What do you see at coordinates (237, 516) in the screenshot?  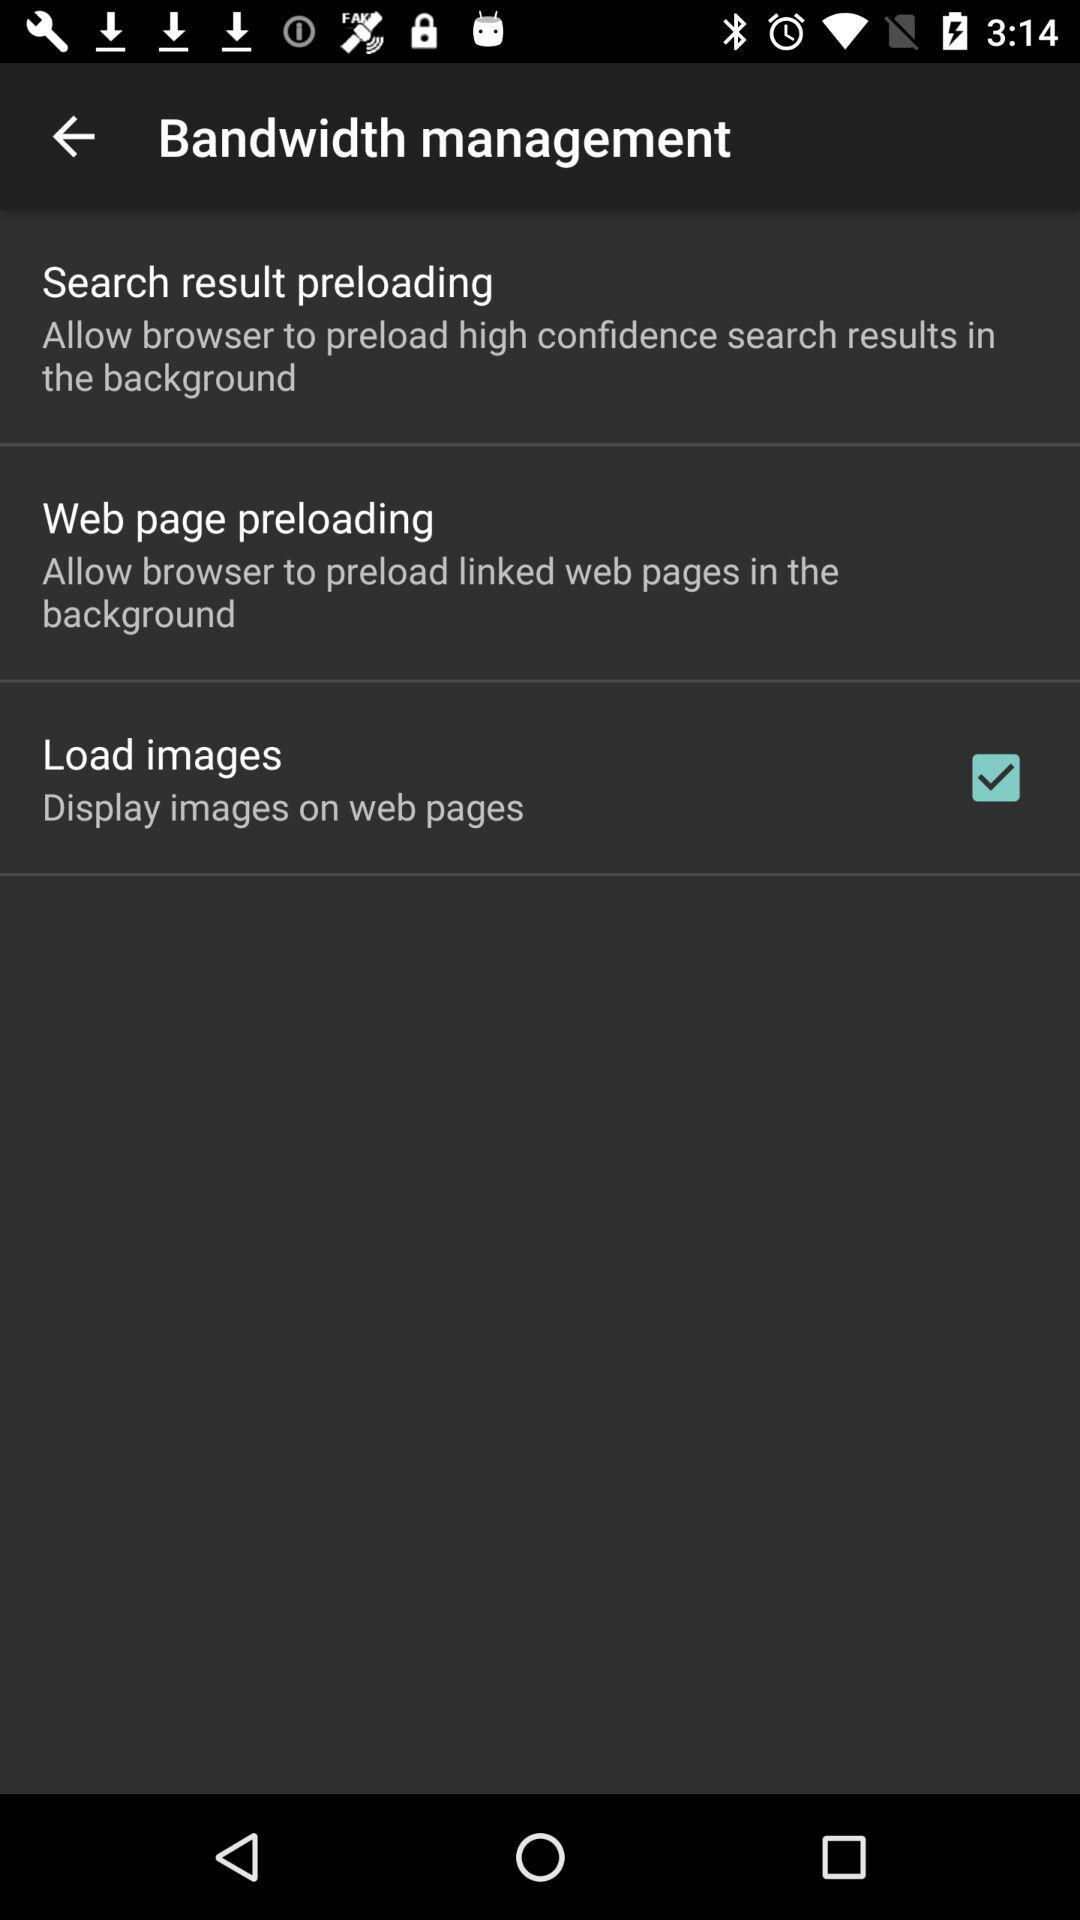 I see `the app above allow browser to` at bounding box center [237, 516].